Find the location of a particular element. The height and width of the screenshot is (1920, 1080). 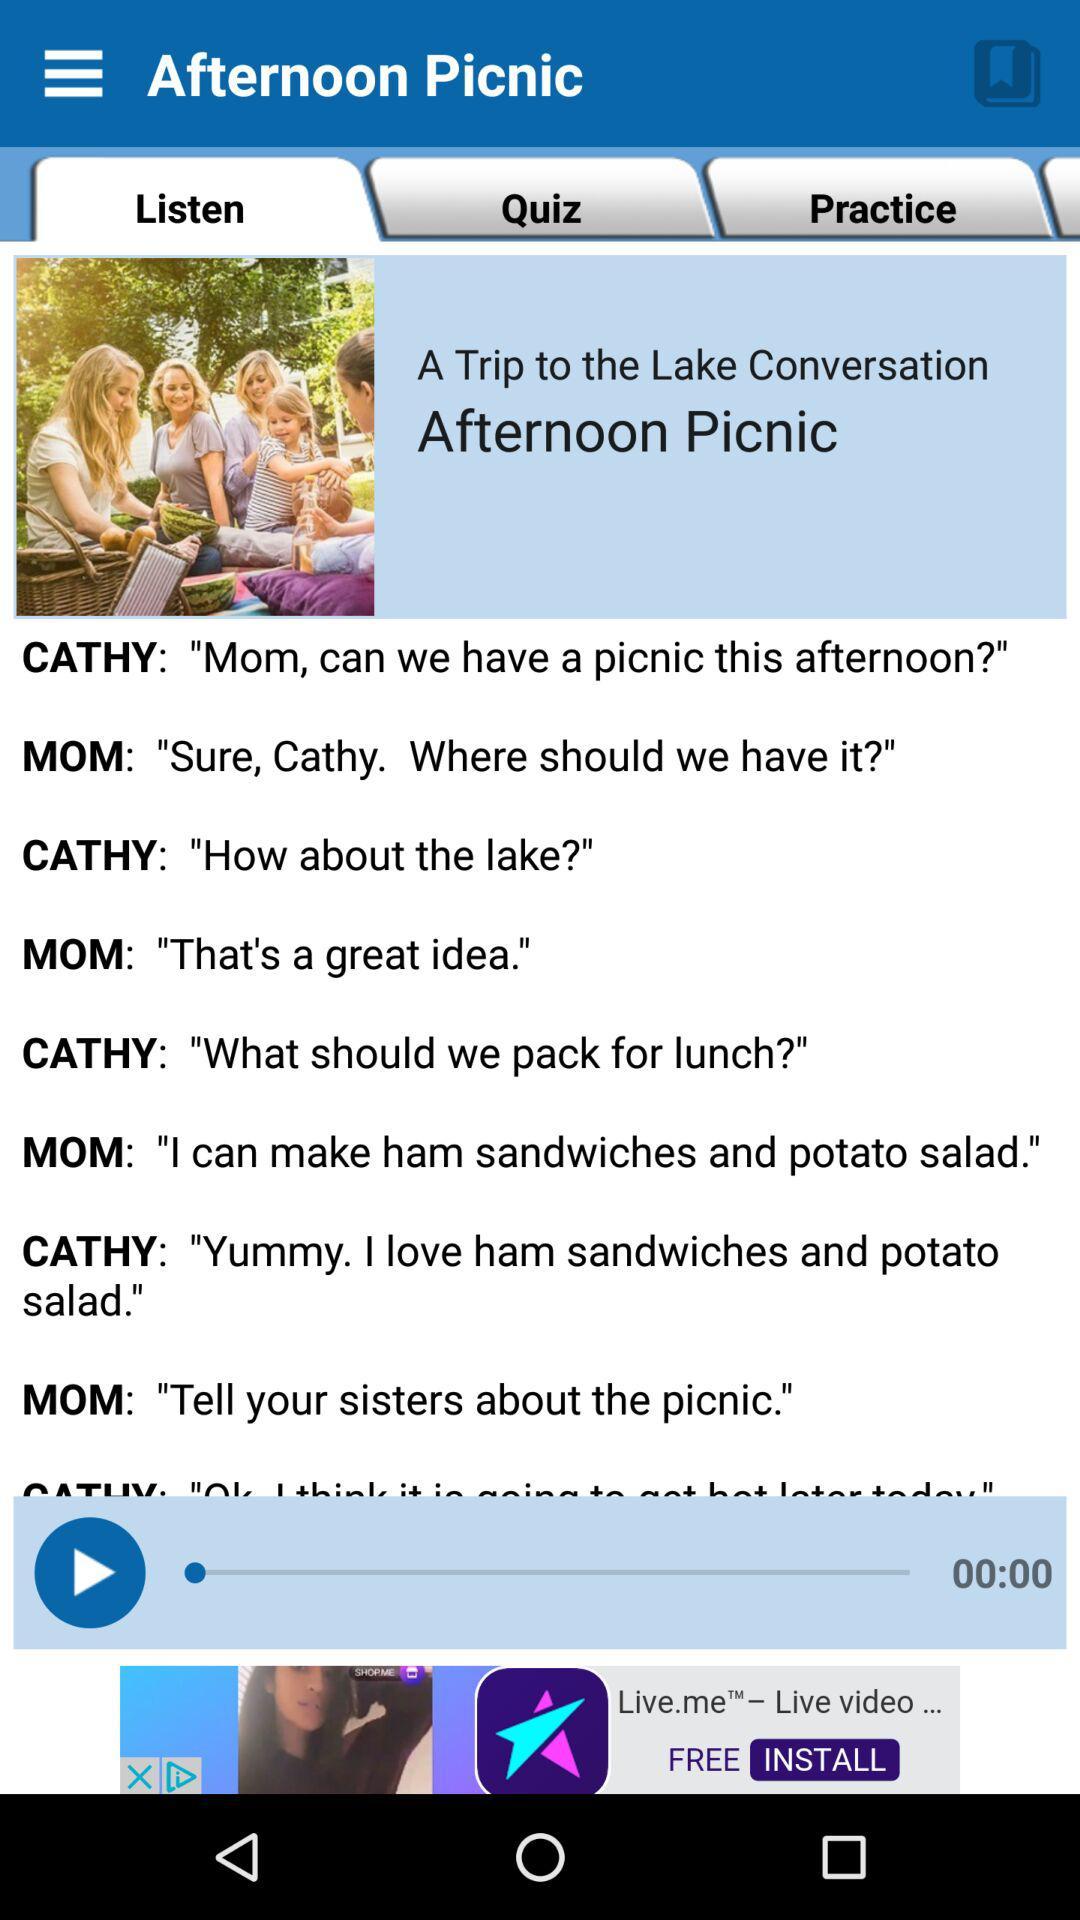

play button is located at coordinates (88, 1571).